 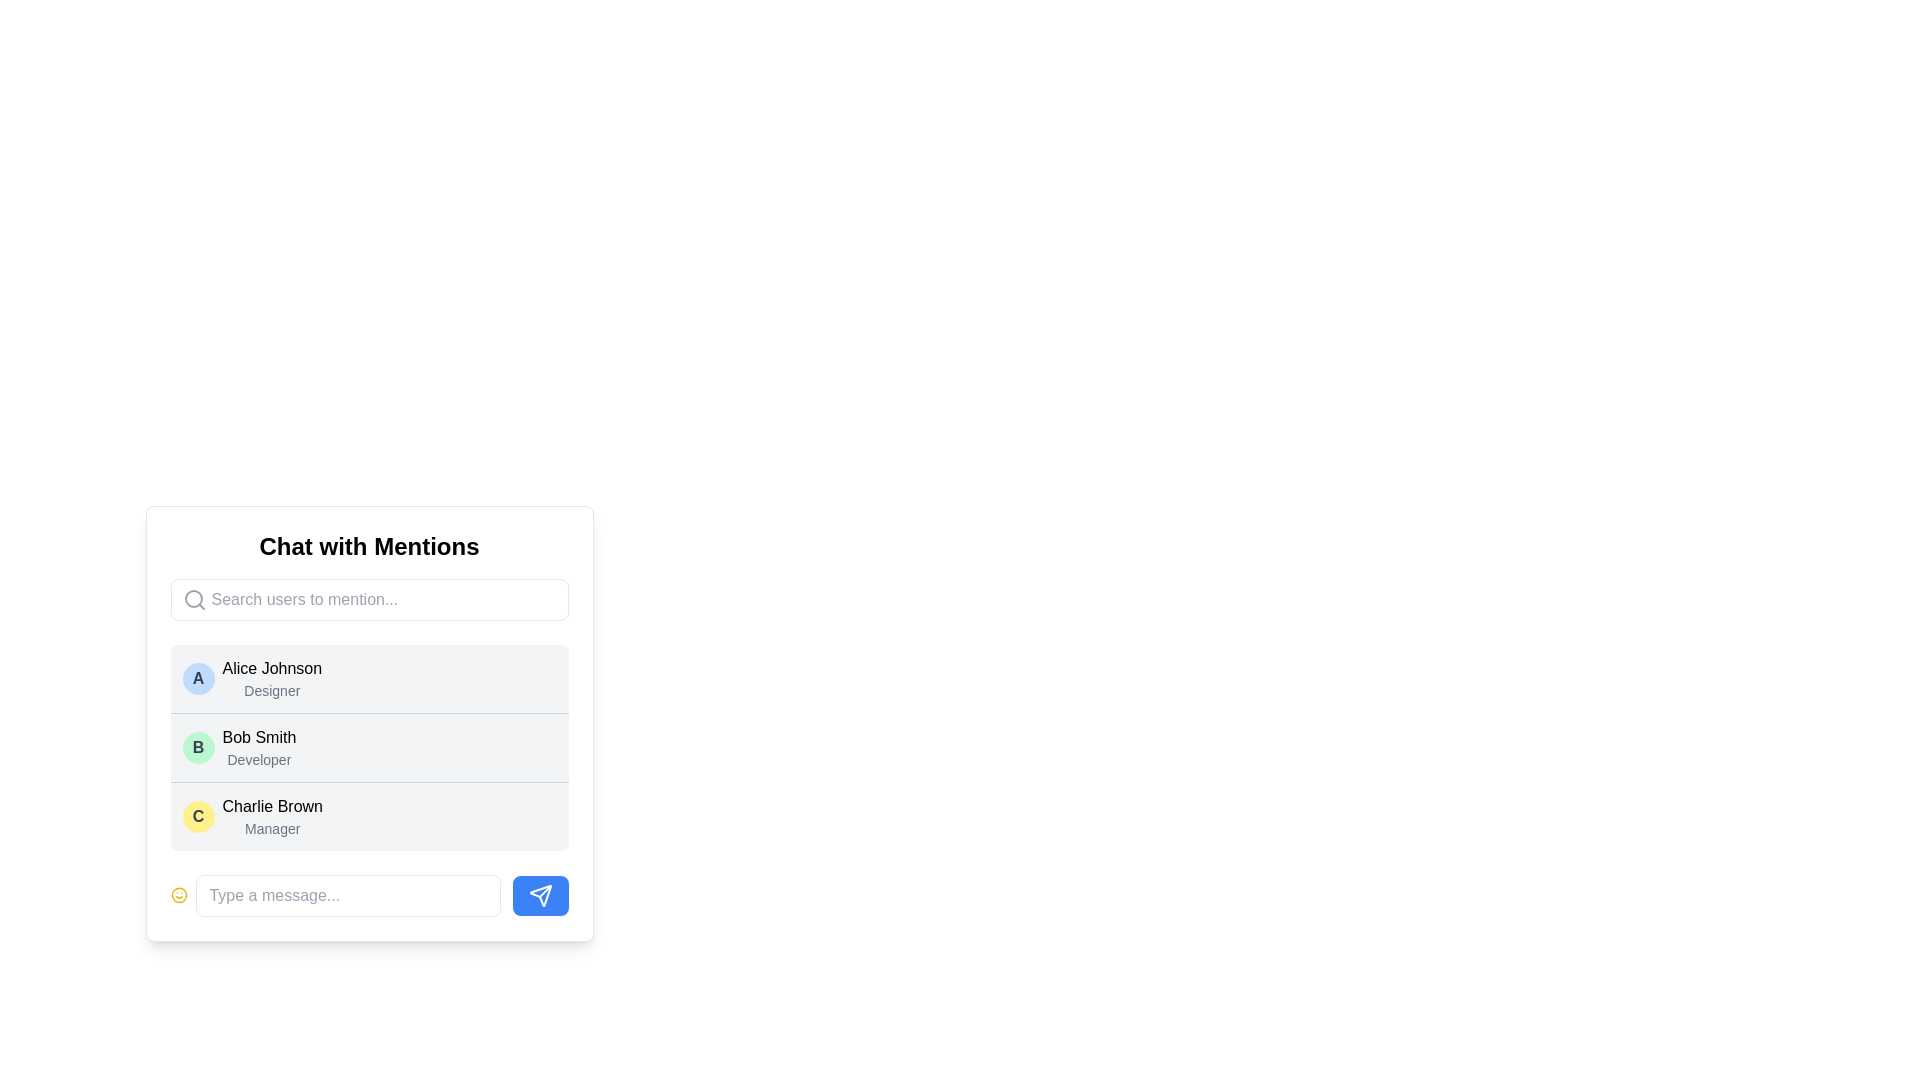 What do you see at coordinates (198, 817) in the screenshot?
I see `the avatar for 'Charlie Brown' located in the 'Chat with Mentions' list, positioned to the left of the text 'Charlie Brown' and above 'Manager.'` at bounding box center [198, 817].